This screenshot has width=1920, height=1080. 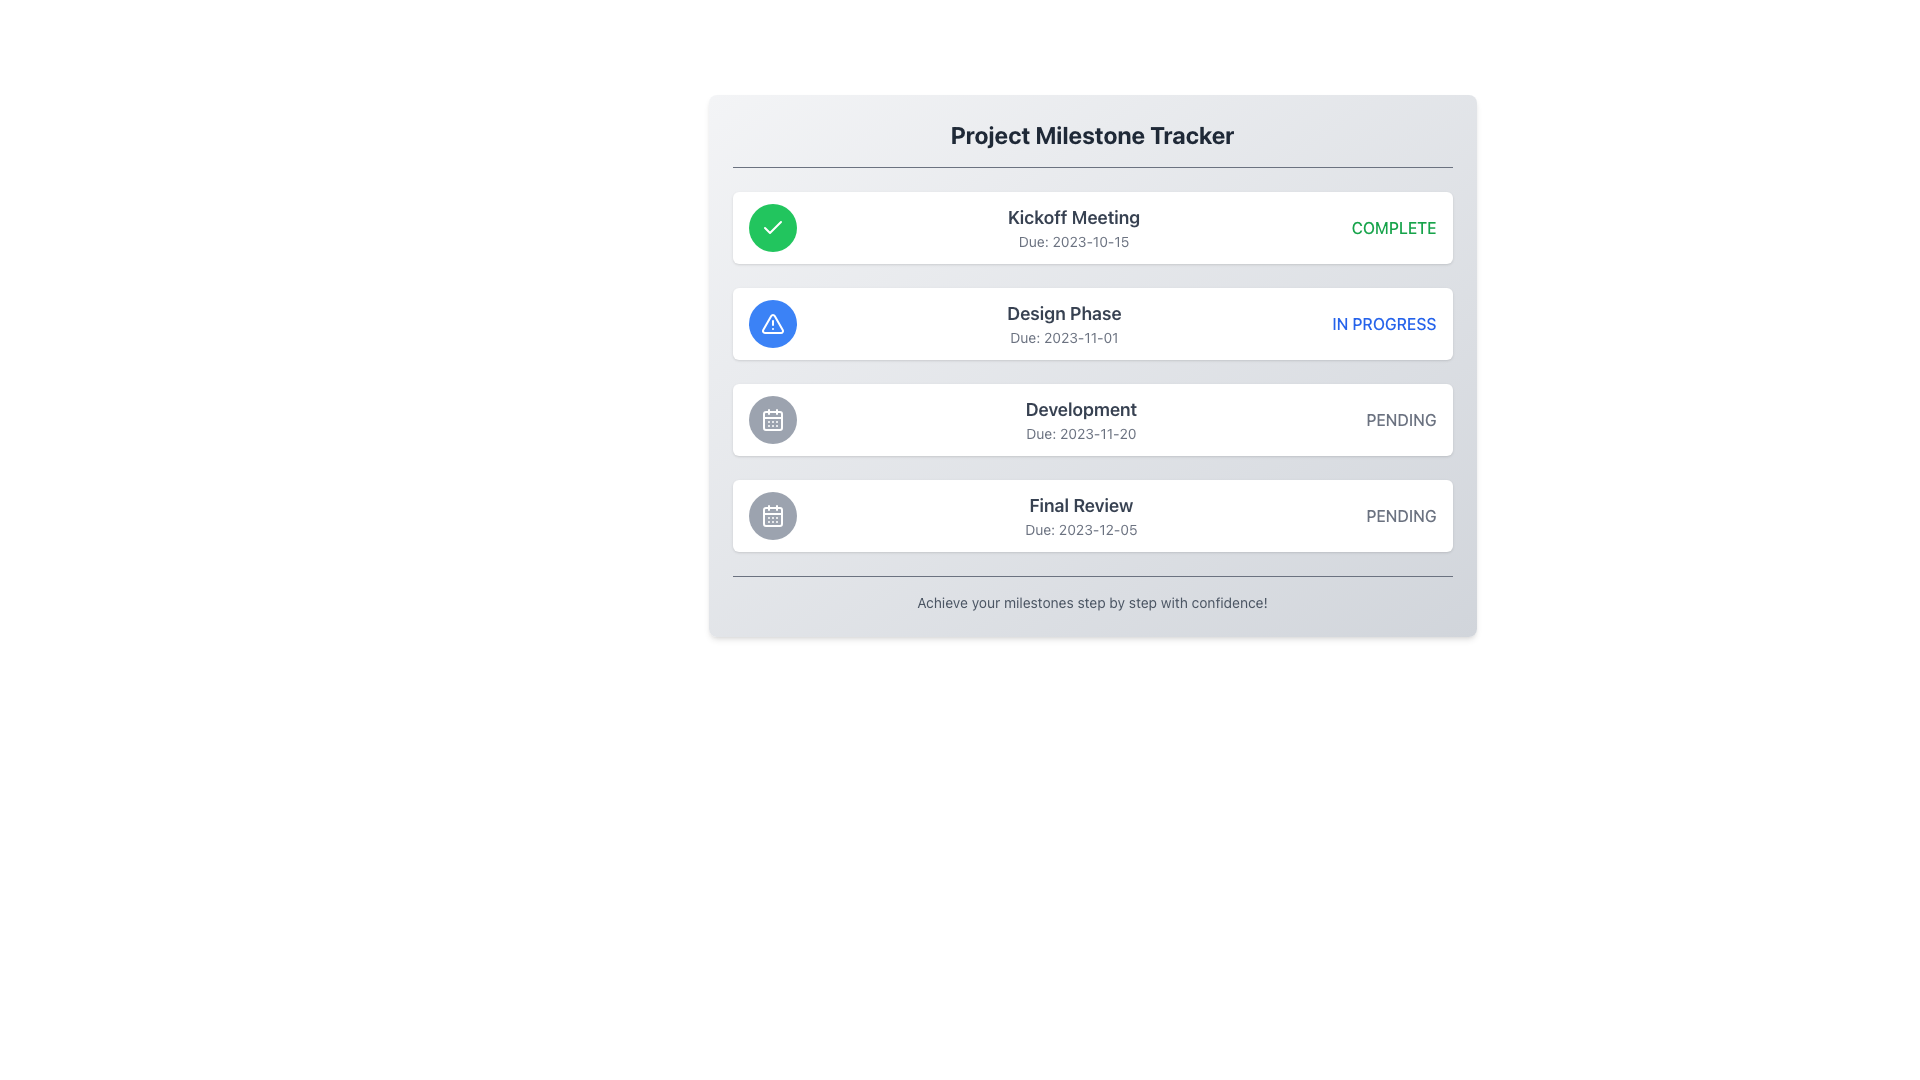 What do you see at coordinates (1080, 515) in the screenshot?
I see `information displayed in the text element titled 'Final Review', which includes the due date '2023-12-05'` at bounding box center [1080, 515].